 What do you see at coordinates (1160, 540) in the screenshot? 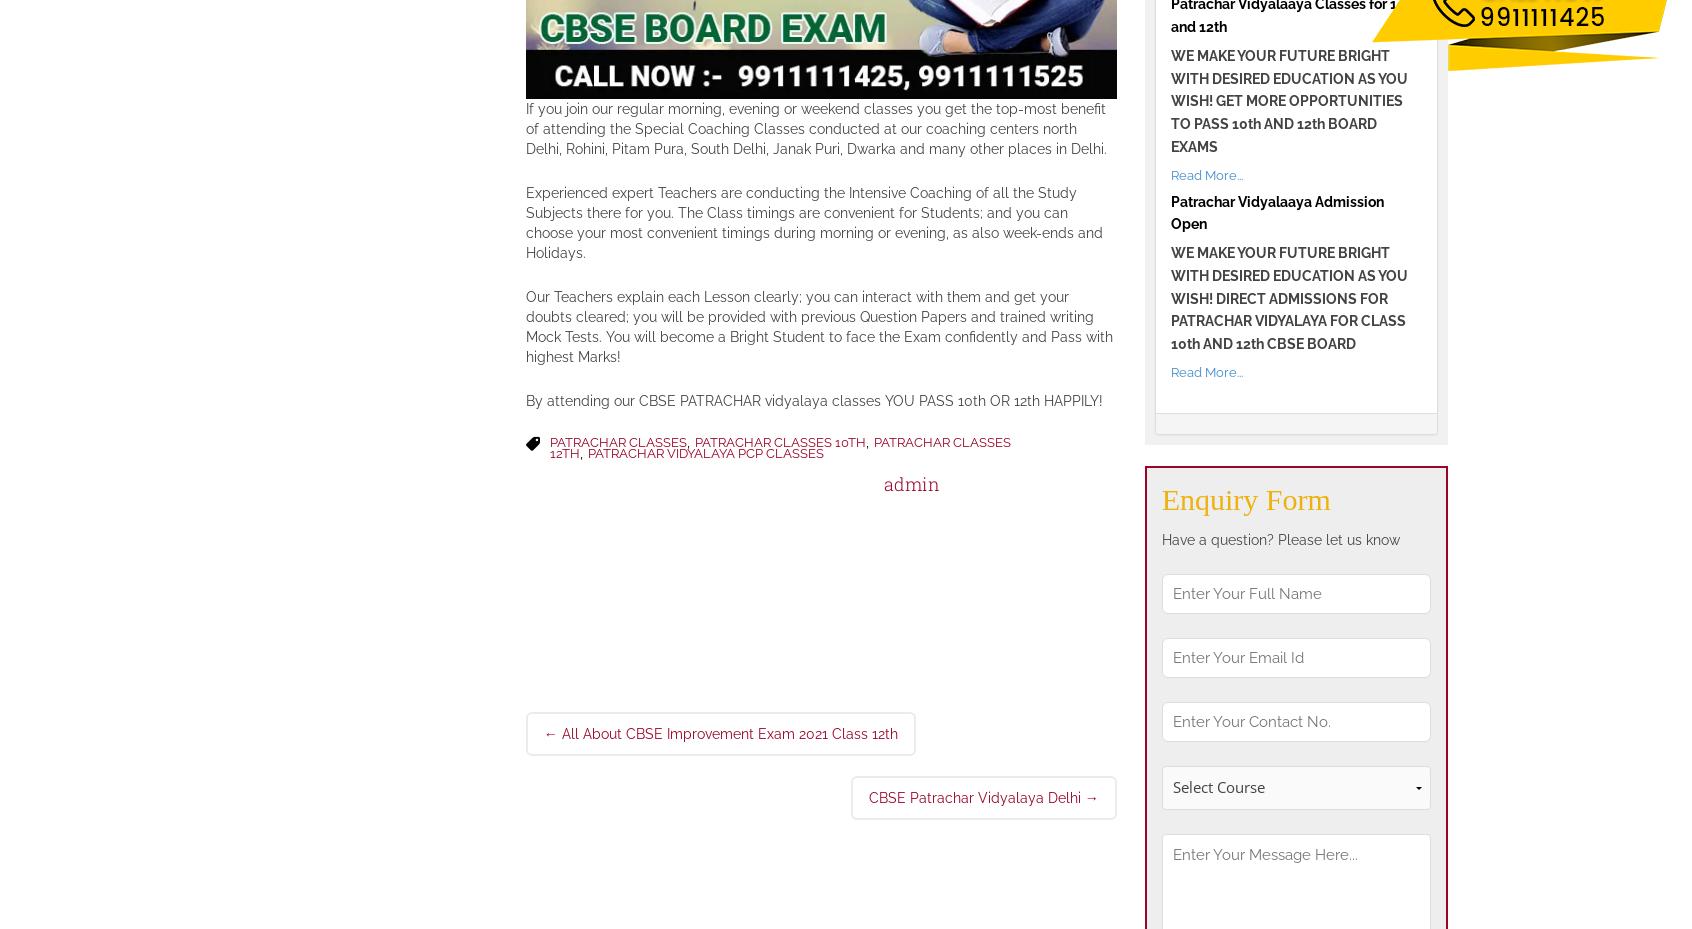
I see `'Have a question? Please let us know'` at bounding box center [1160, 540].